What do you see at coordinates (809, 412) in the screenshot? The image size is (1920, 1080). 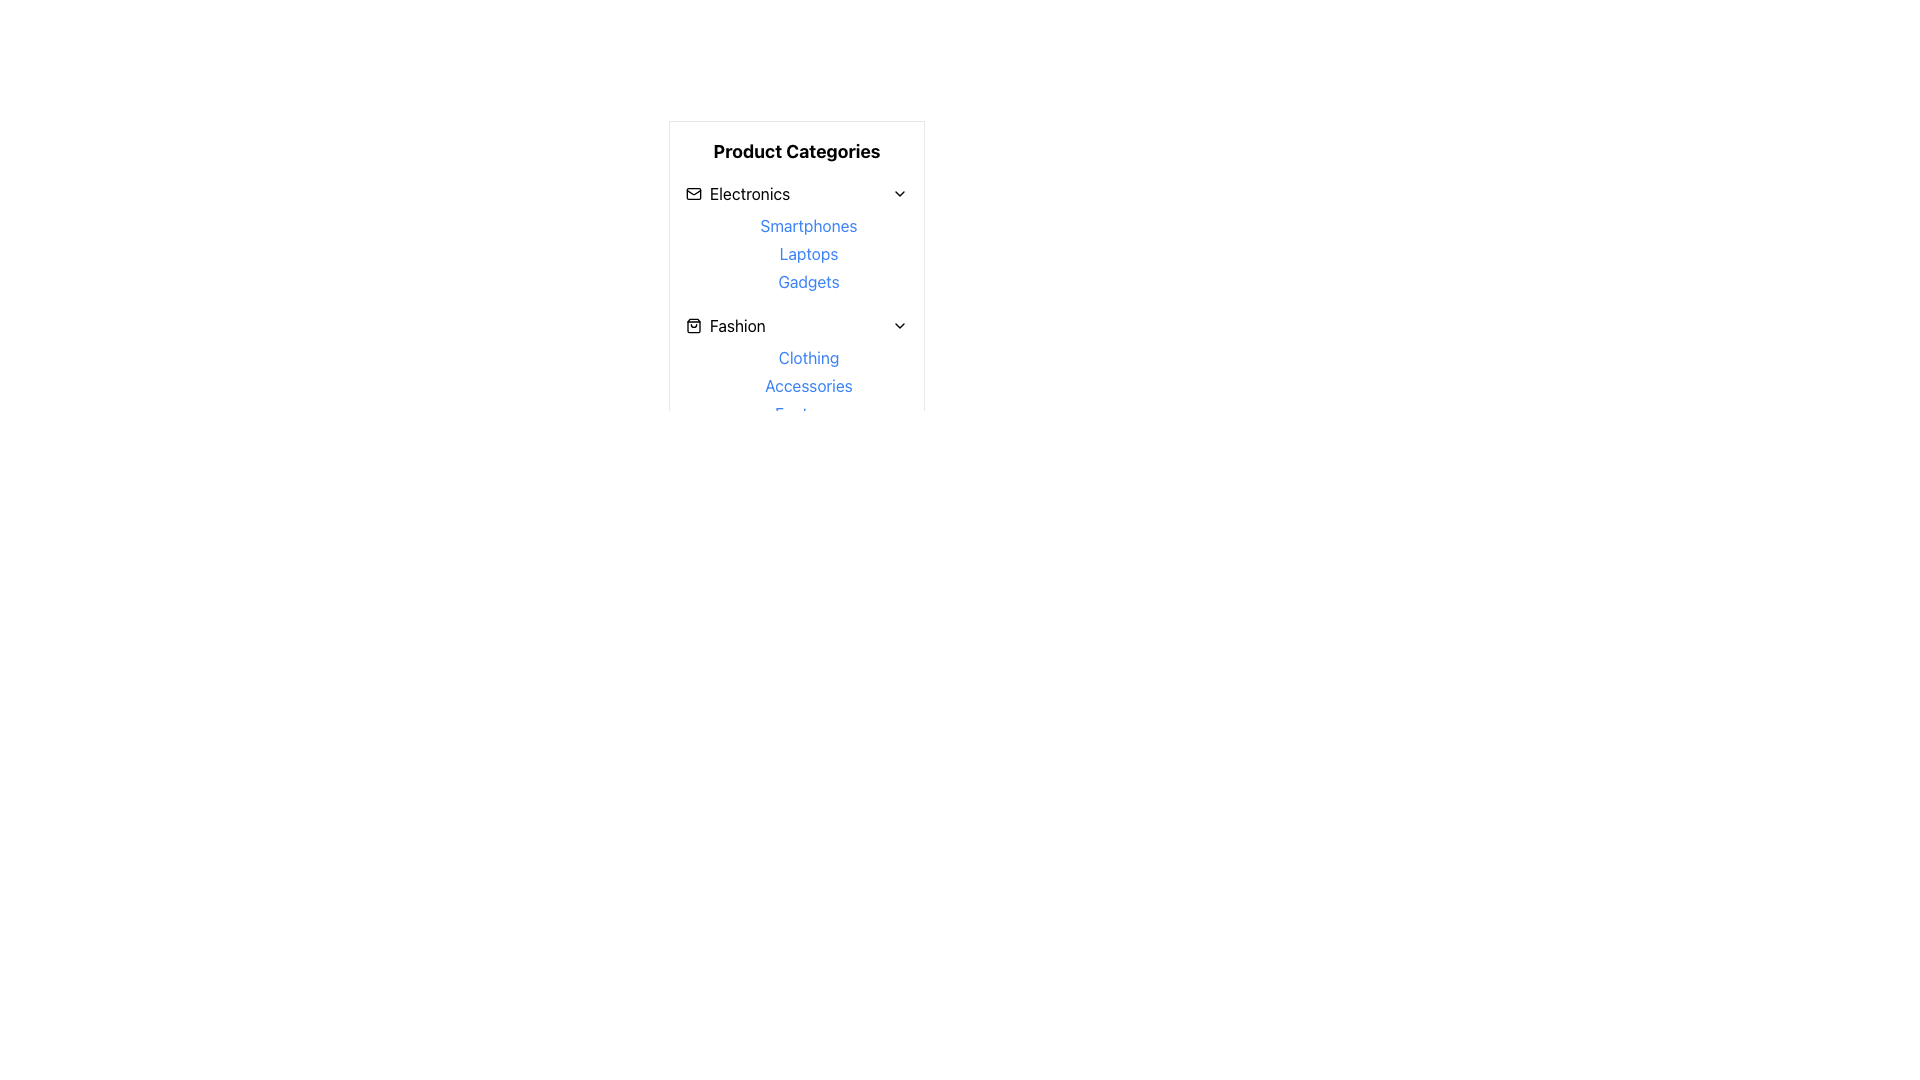 I see `the 'Footwear' navigation link located under the 'Fashion' category` at bounding box center [809, 412].